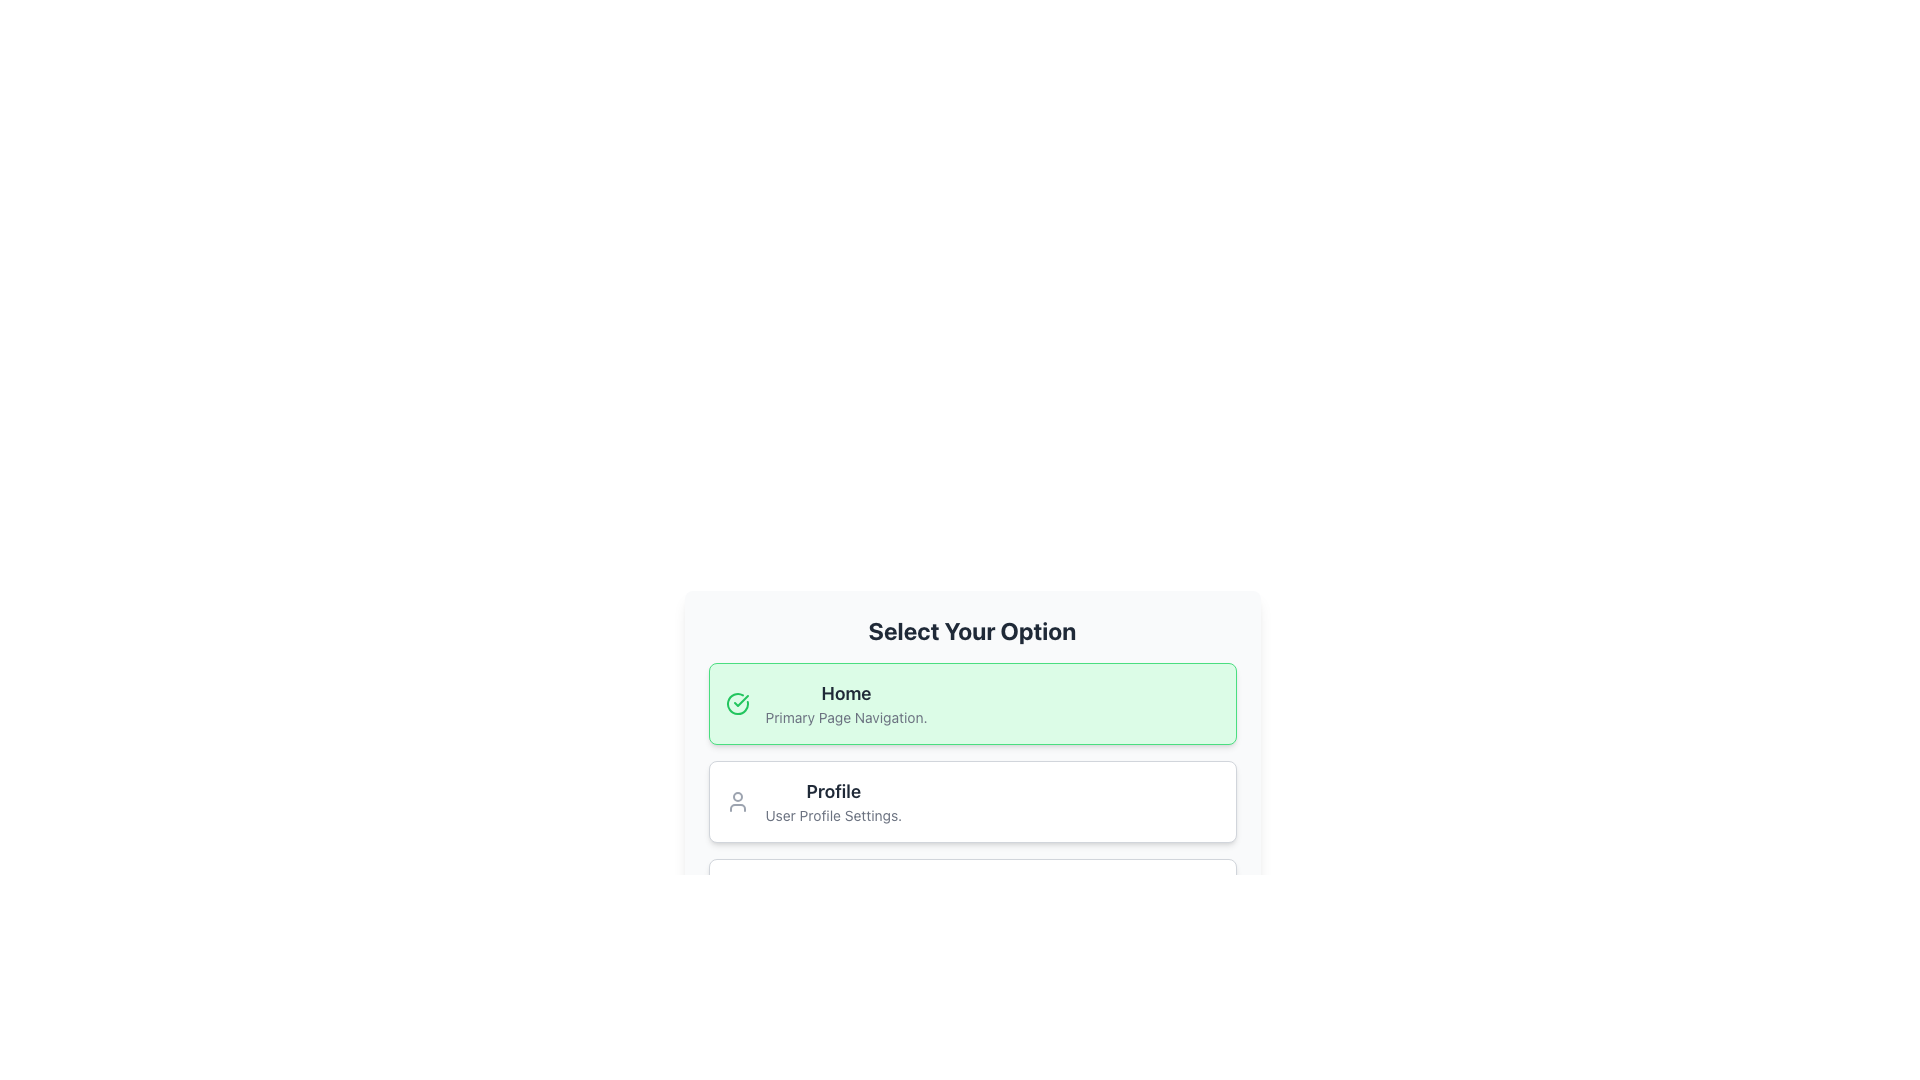 The height and width of the screenshot is (1080, 1920). Describe the element at coordinates (833, 816) in the screenshot. I see `the static text label that serves as a descriptive subtitle for the 'Profile' section, located directly below the 'Profile' label` at that location.